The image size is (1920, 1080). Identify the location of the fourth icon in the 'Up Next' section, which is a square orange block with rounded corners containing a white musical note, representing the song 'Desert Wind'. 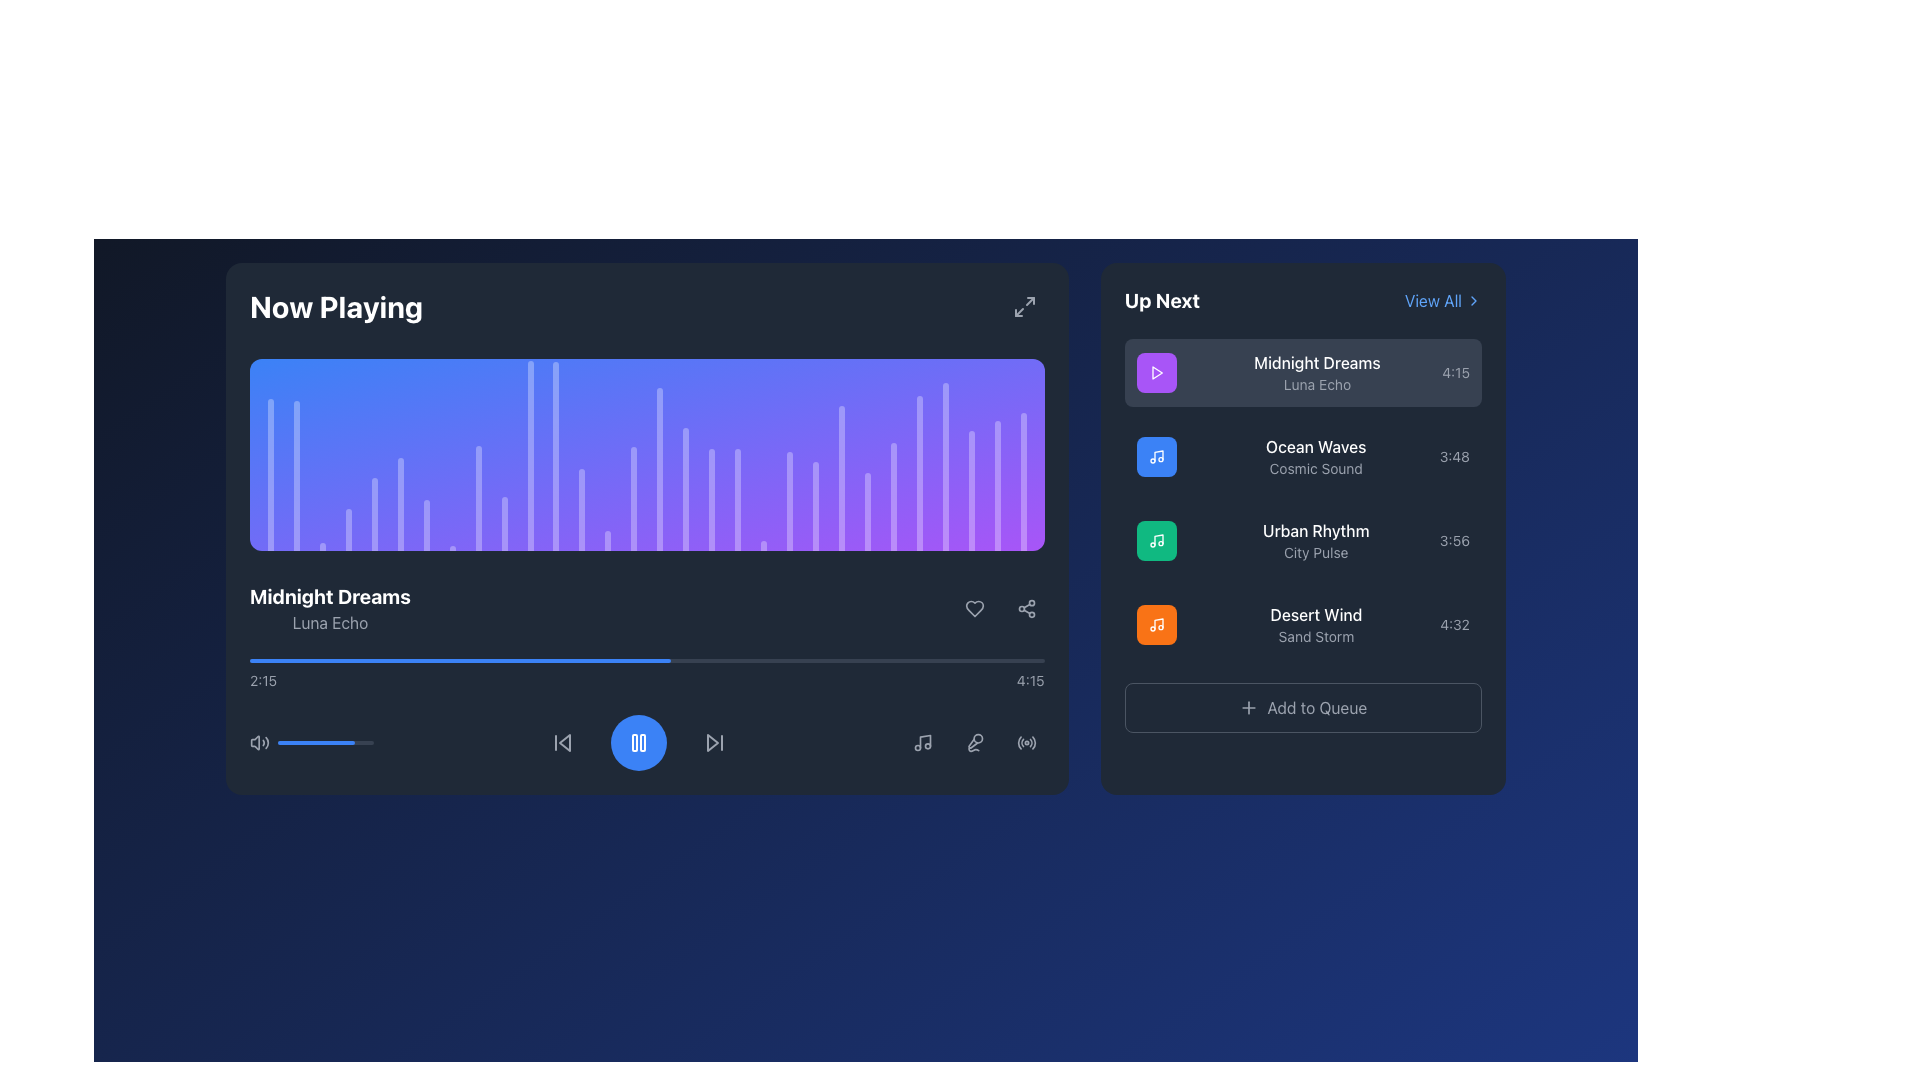
(1156, 623).